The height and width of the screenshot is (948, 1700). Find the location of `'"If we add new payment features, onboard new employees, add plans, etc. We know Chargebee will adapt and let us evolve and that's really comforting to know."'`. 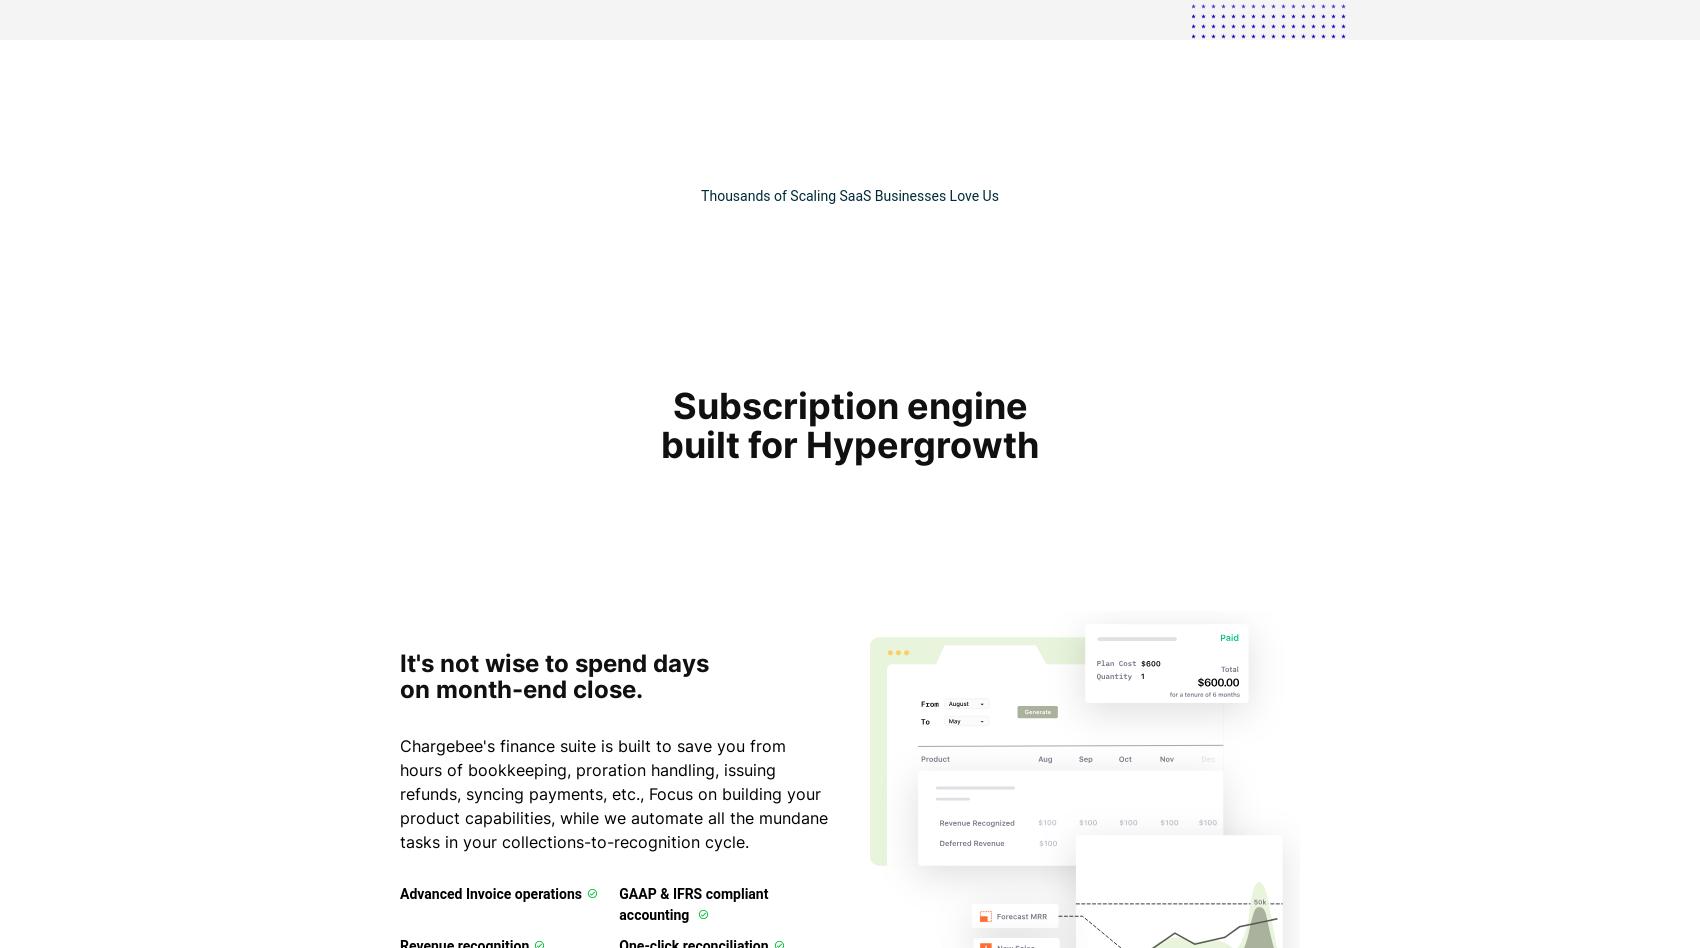

'"If we add new payment features, onboard new employees, add plans, etc. We know Chargebee will adapt and let us evolve and that's really comforting to know."' is located at coordinates (1025, 78).